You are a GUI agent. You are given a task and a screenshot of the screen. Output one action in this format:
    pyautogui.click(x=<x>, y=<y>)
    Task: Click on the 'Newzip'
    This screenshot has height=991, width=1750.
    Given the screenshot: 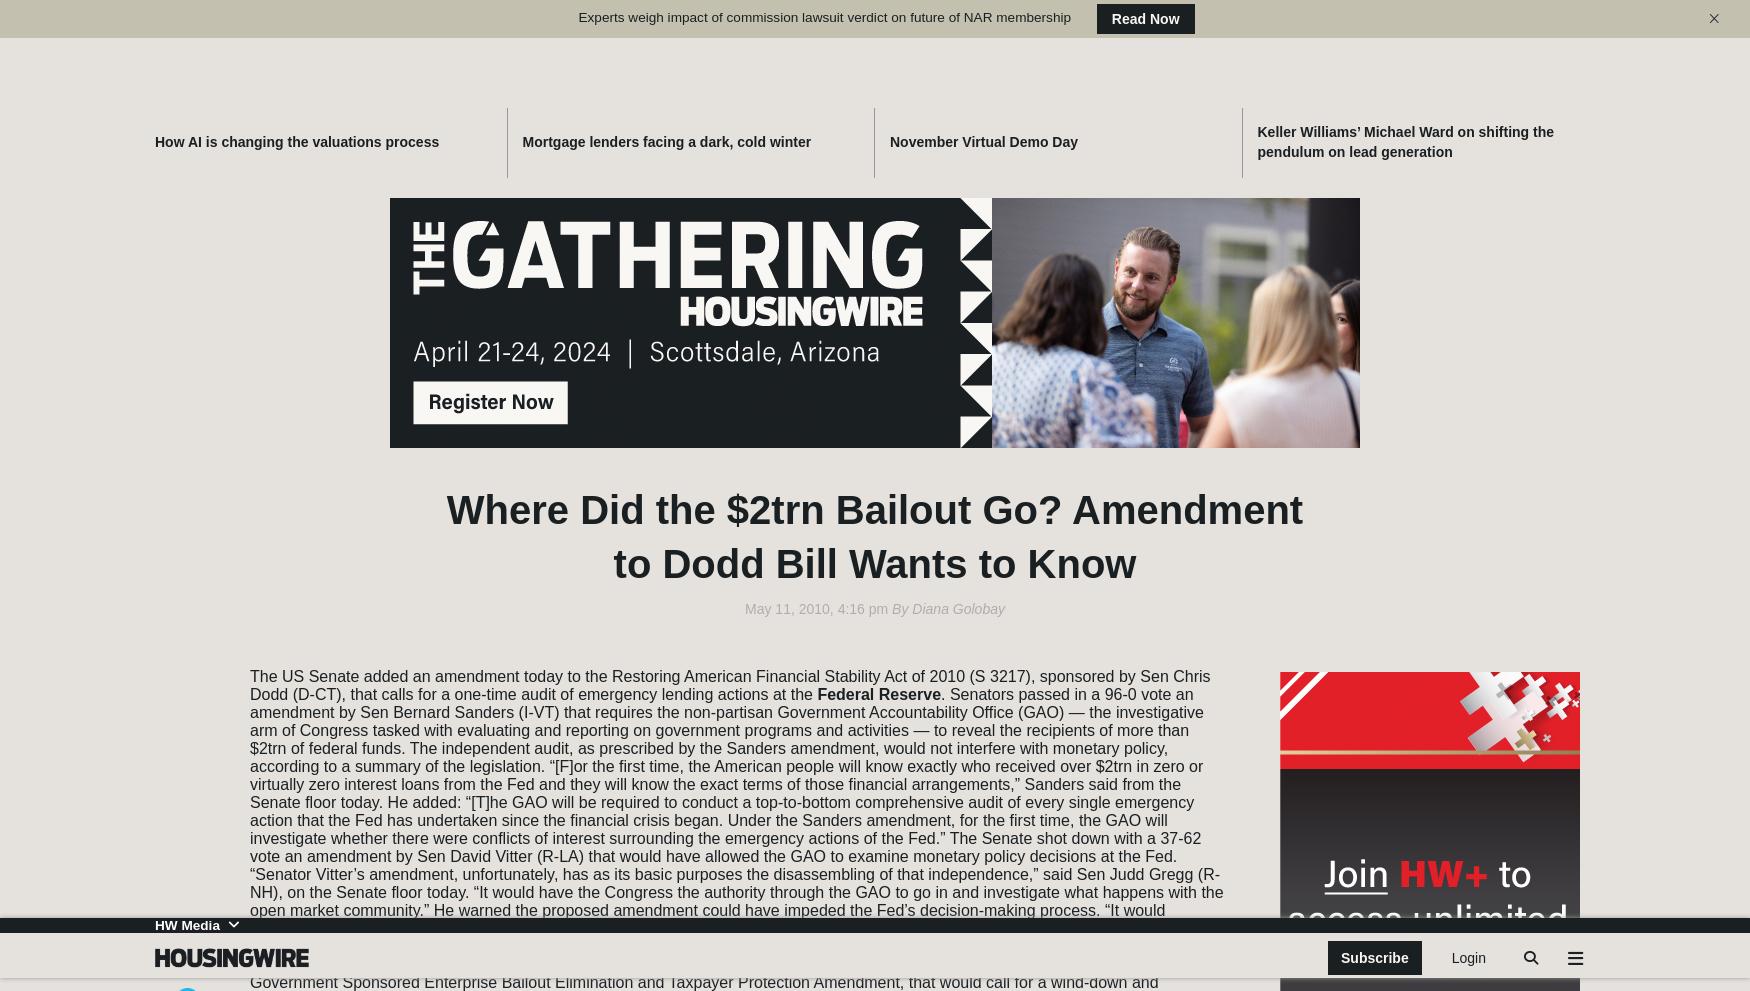 What is the action you would take?
    pyautogui.click(x=1317, y=797)
    